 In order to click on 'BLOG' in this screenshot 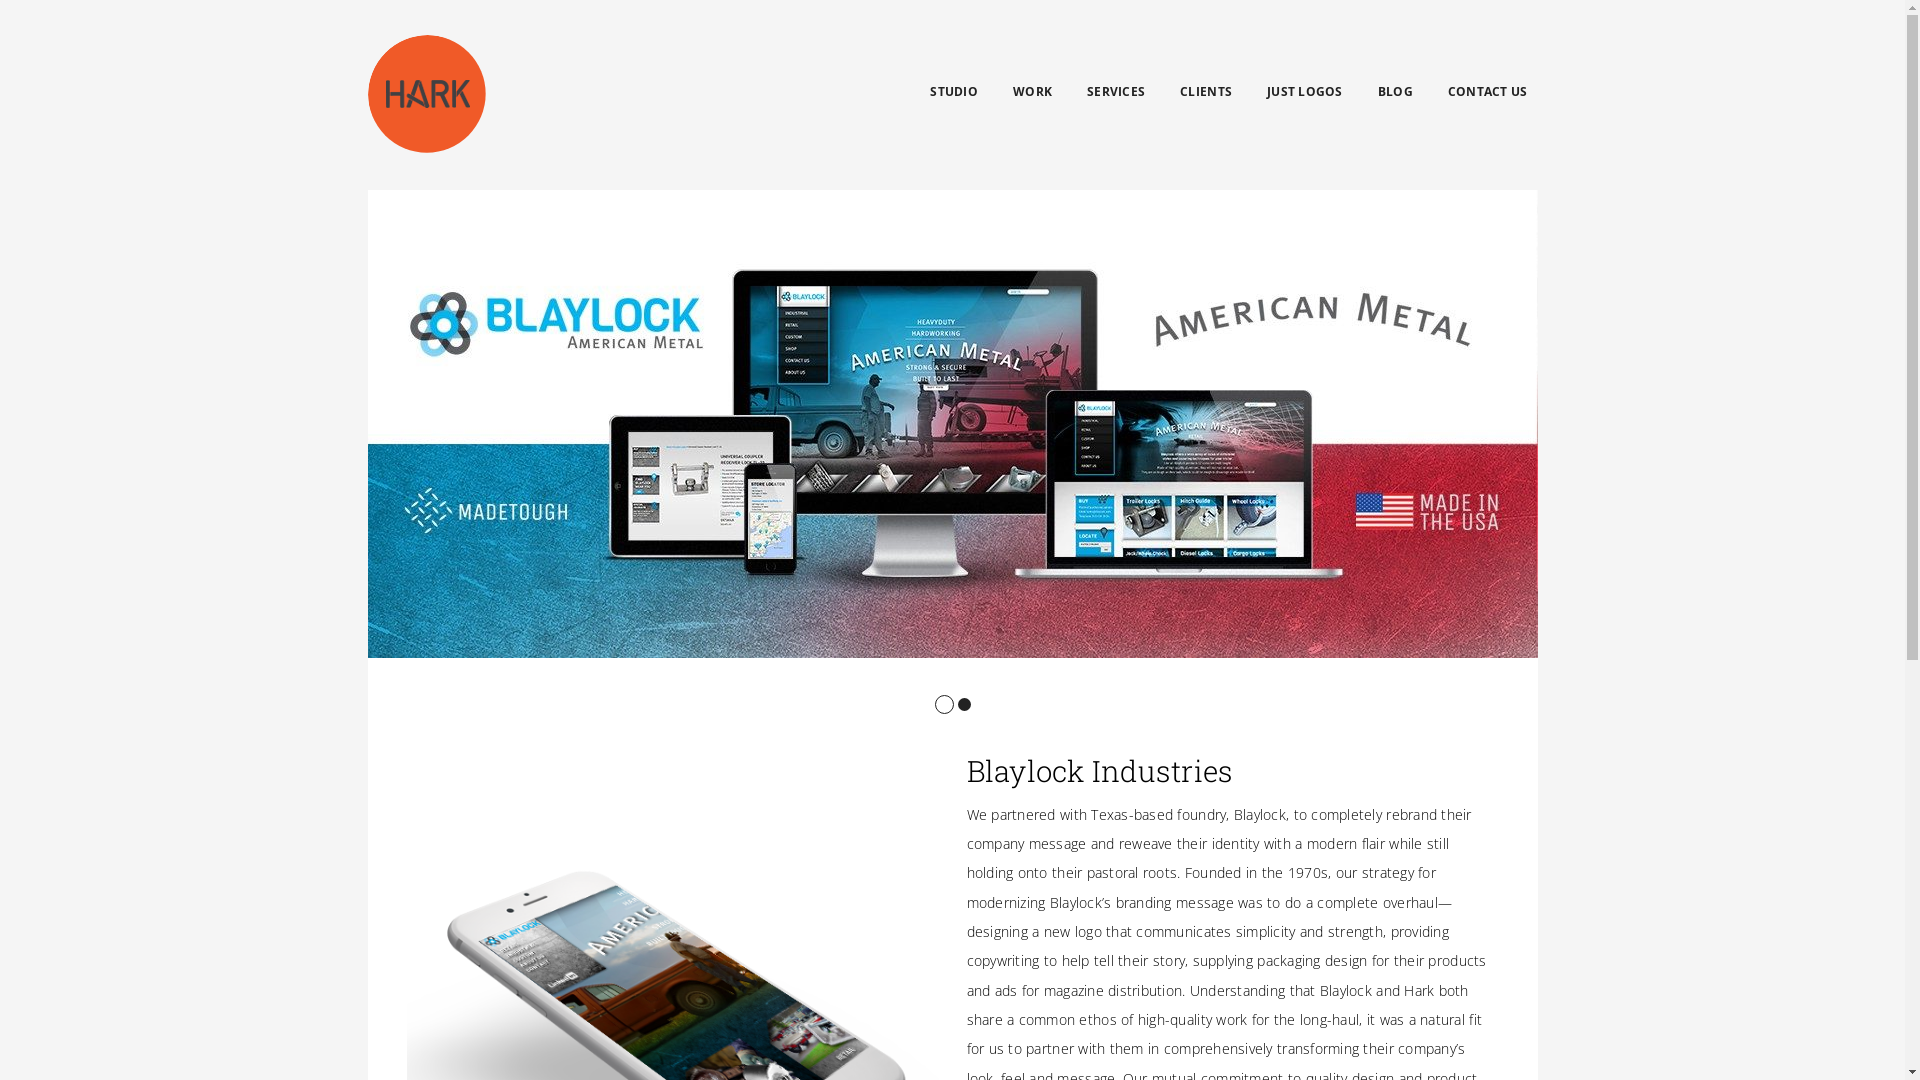, I will do `click(1394, 92)`.